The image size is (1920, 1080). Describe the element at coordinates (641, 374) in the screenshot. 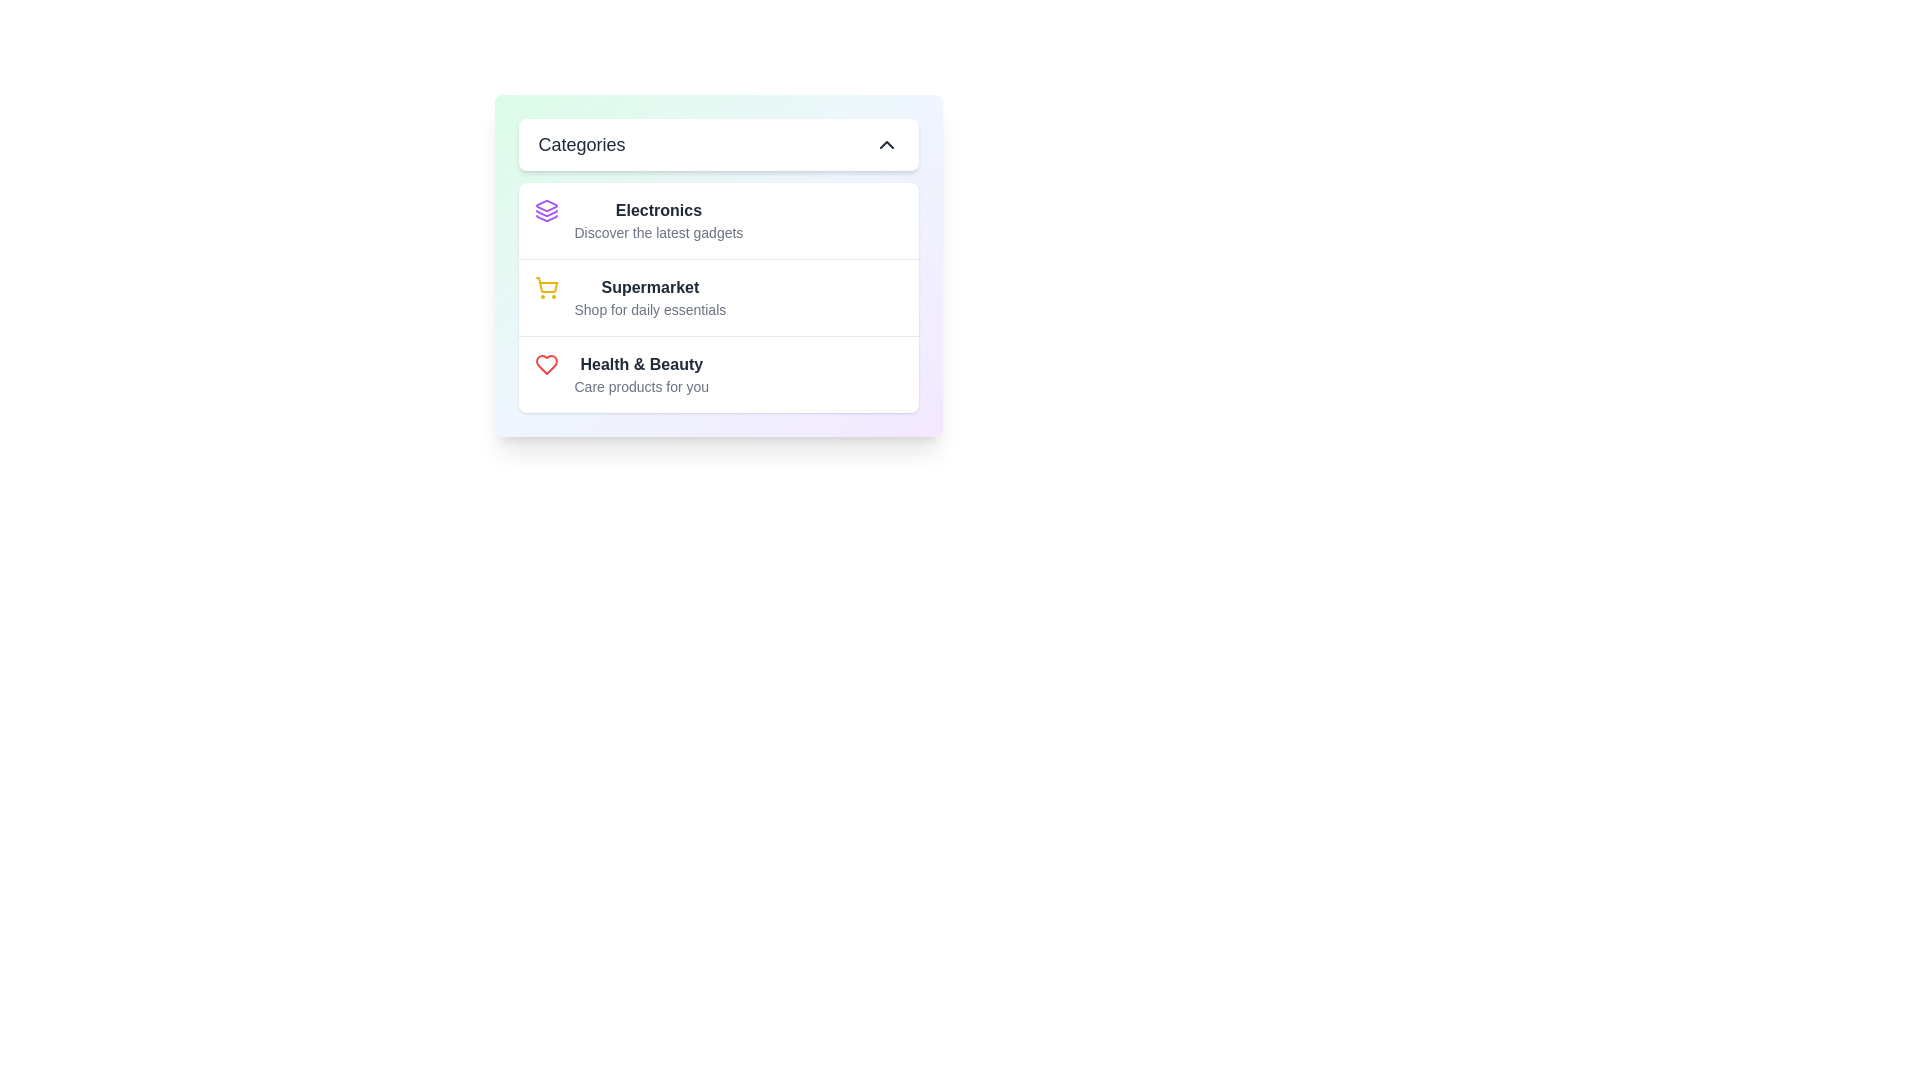

I see `the 'Health & Beauty' Category Label element, which features a bolded title and a subtitle` at that location.